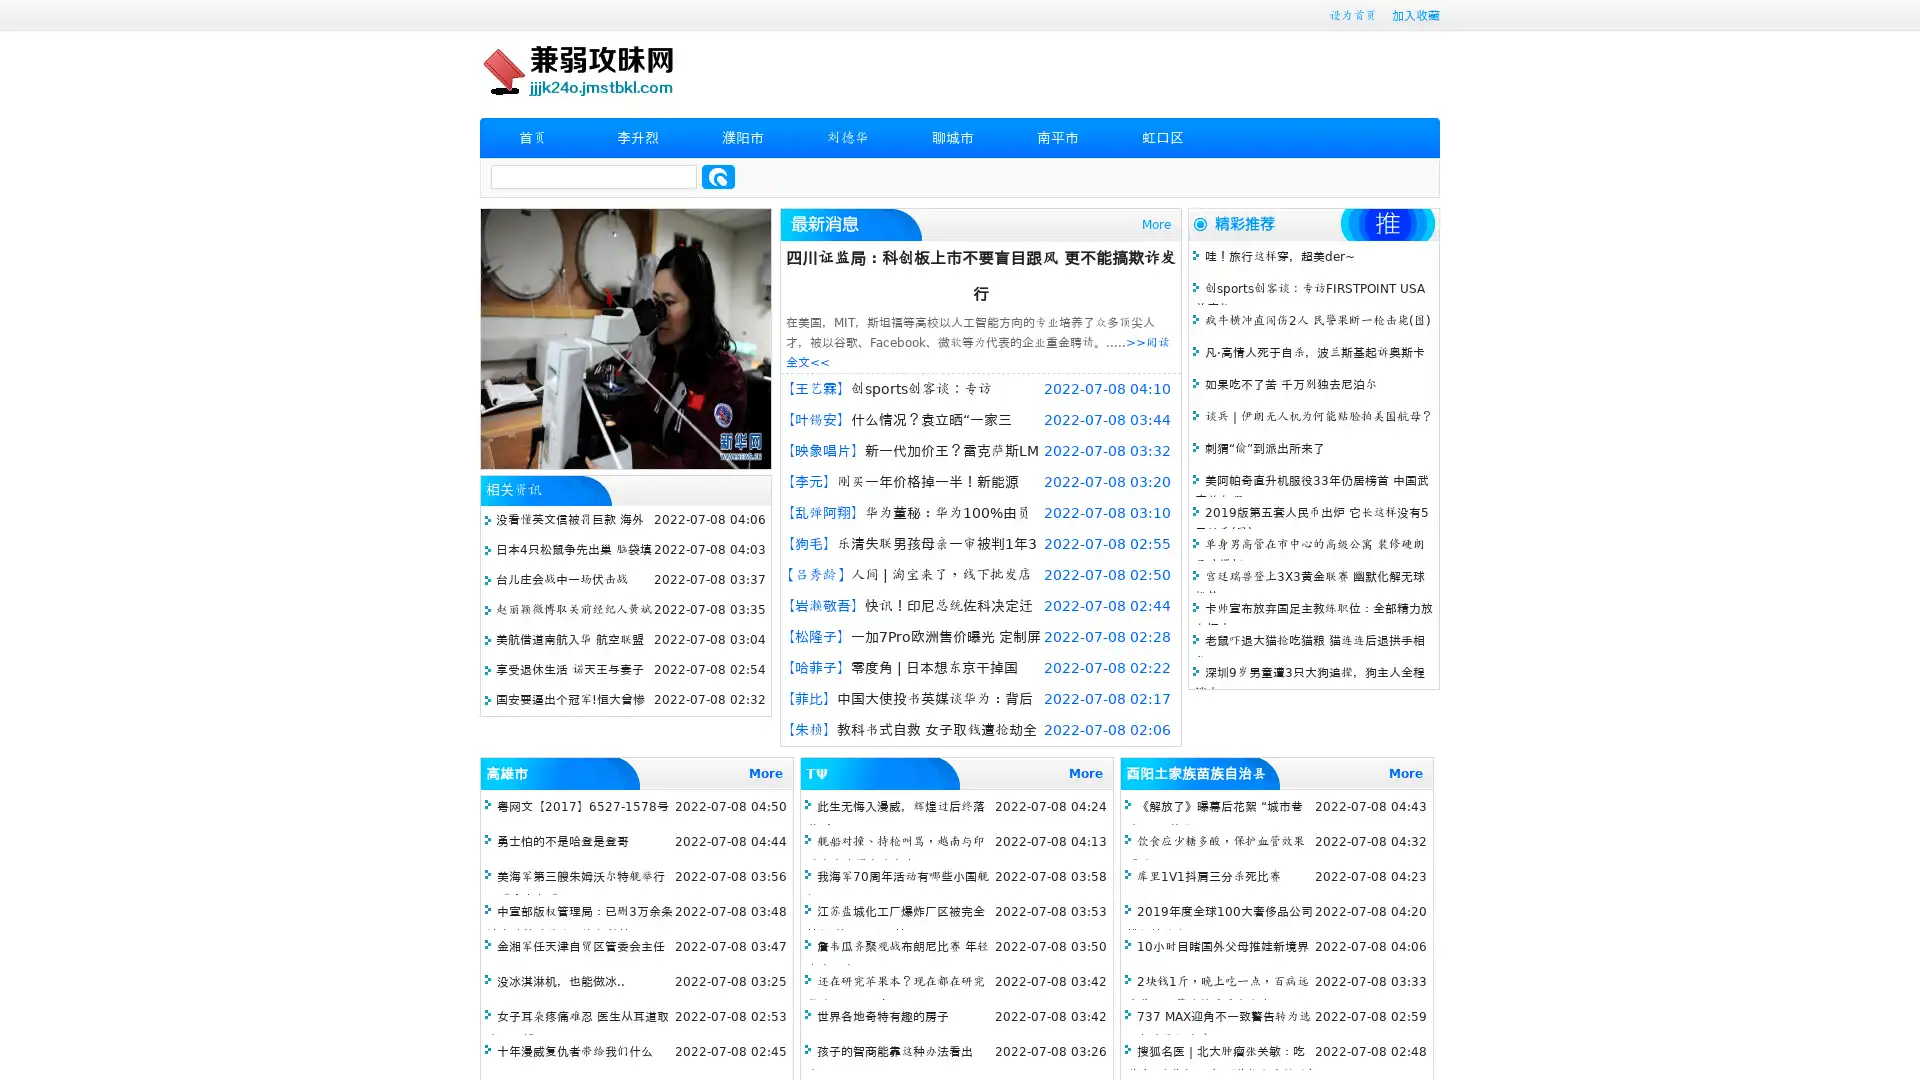 The image size is (1920, 1080). I want to click on Search, so click(718, 176).